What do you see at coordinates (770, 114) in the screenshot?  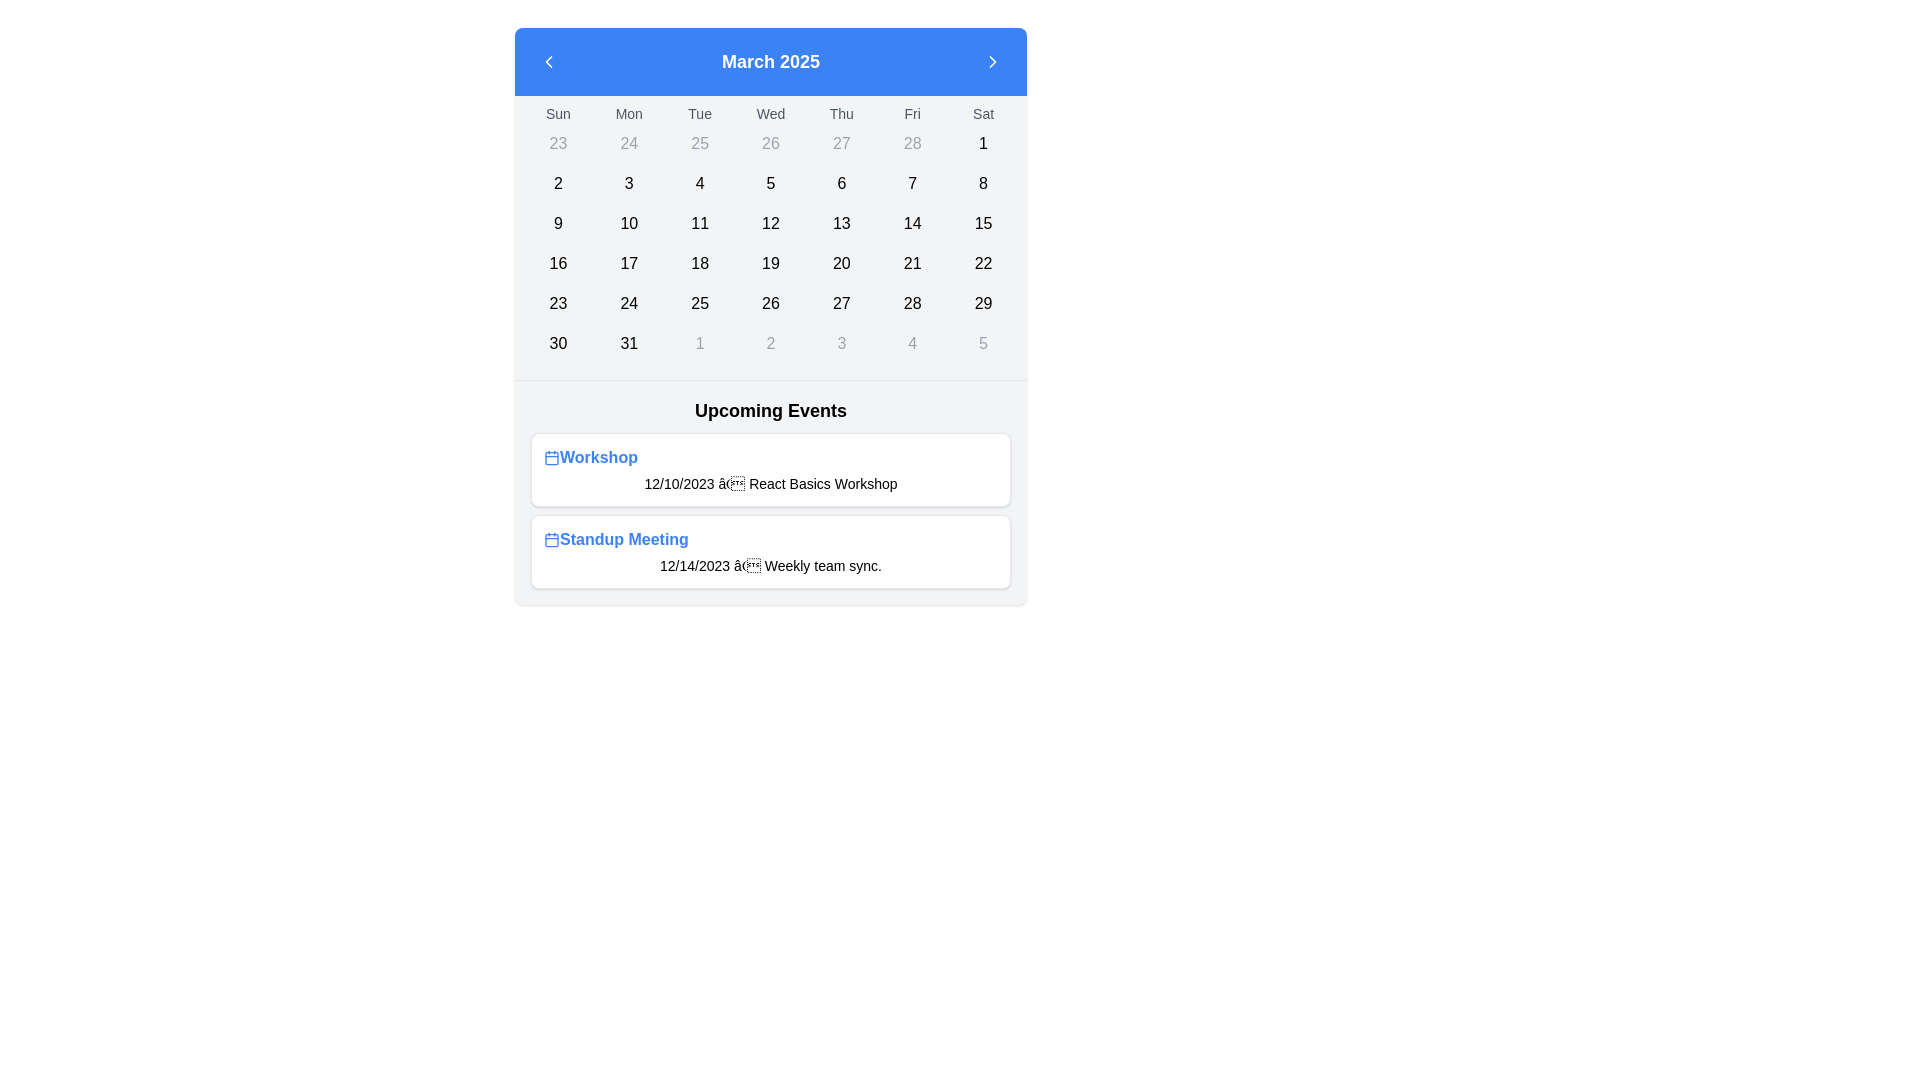 I see `the Text label indicating 'Wed' in the header row of the calendar for March 2025, which is positioned between 'Tue' and 'Thu'` at bounding box center [770, 114].